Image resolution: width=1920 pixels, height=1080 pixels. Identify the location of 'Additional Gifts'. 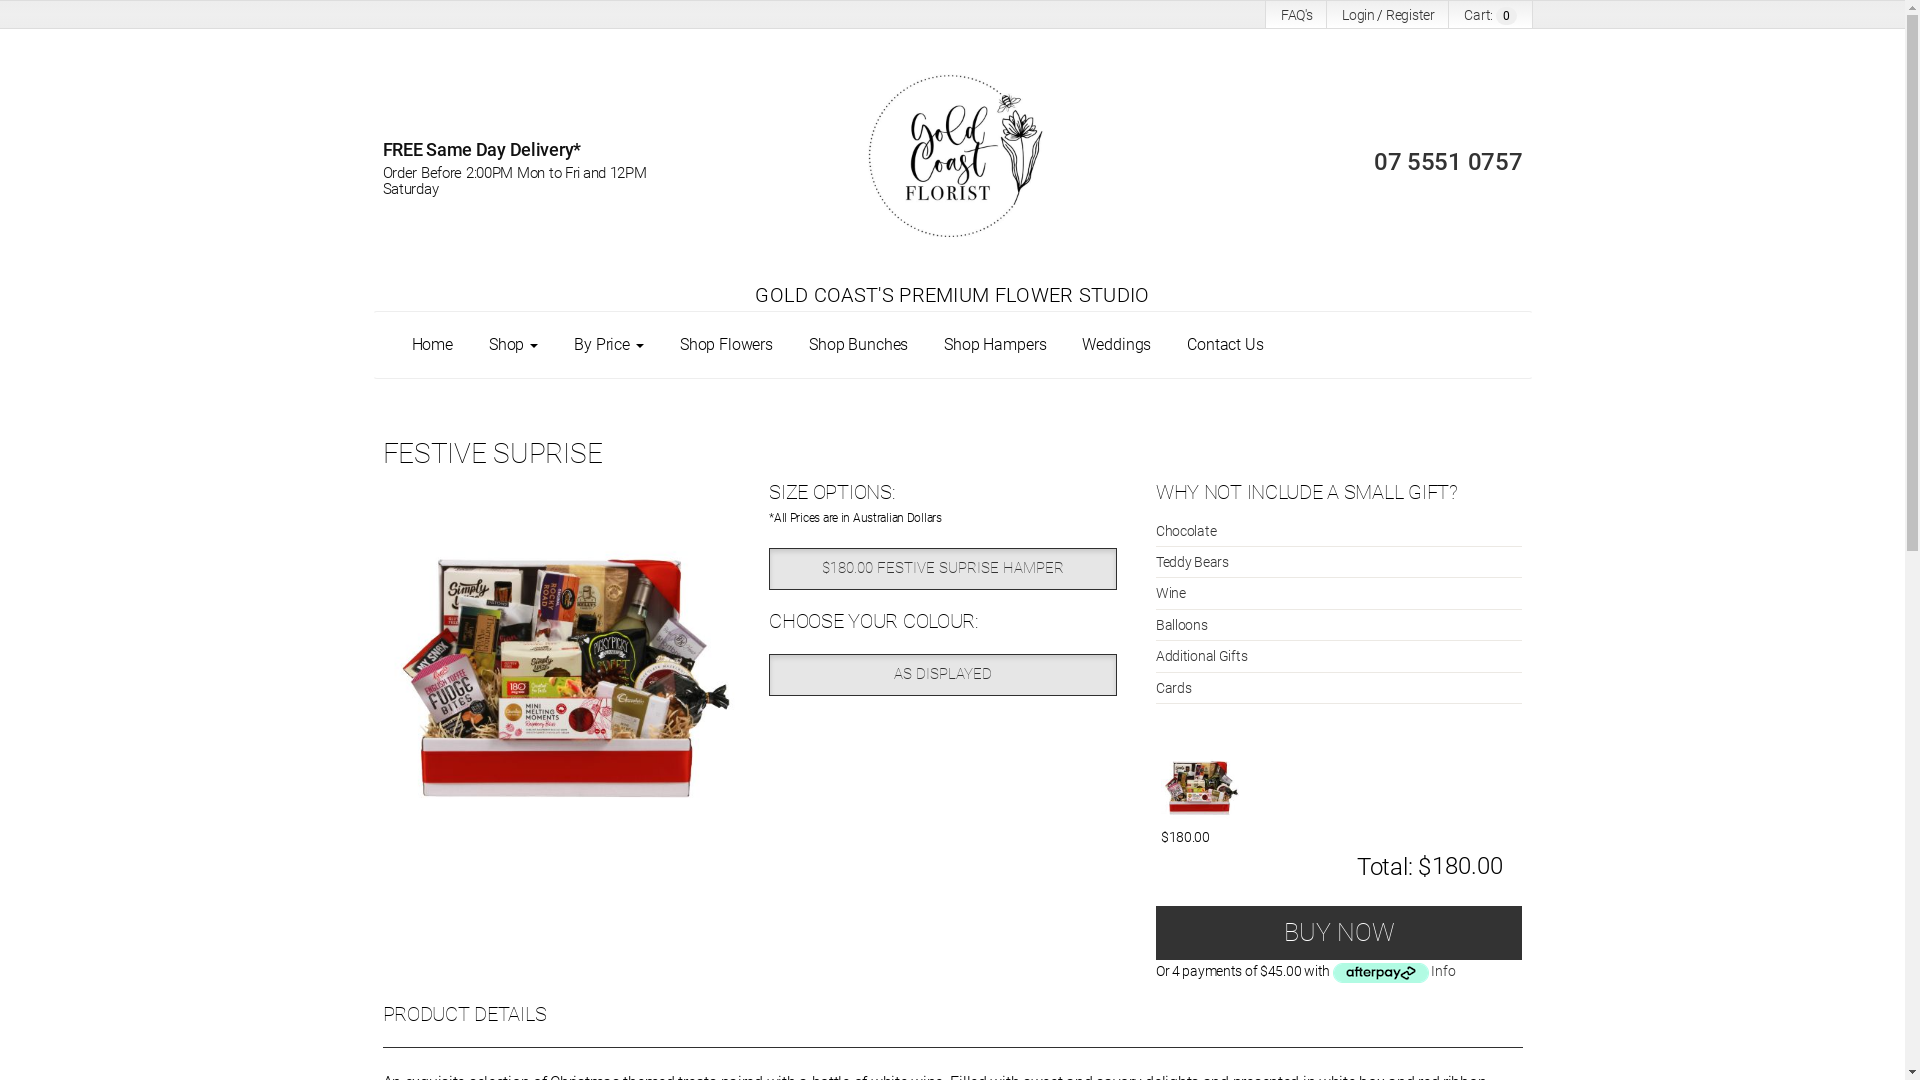
(1339, 655).